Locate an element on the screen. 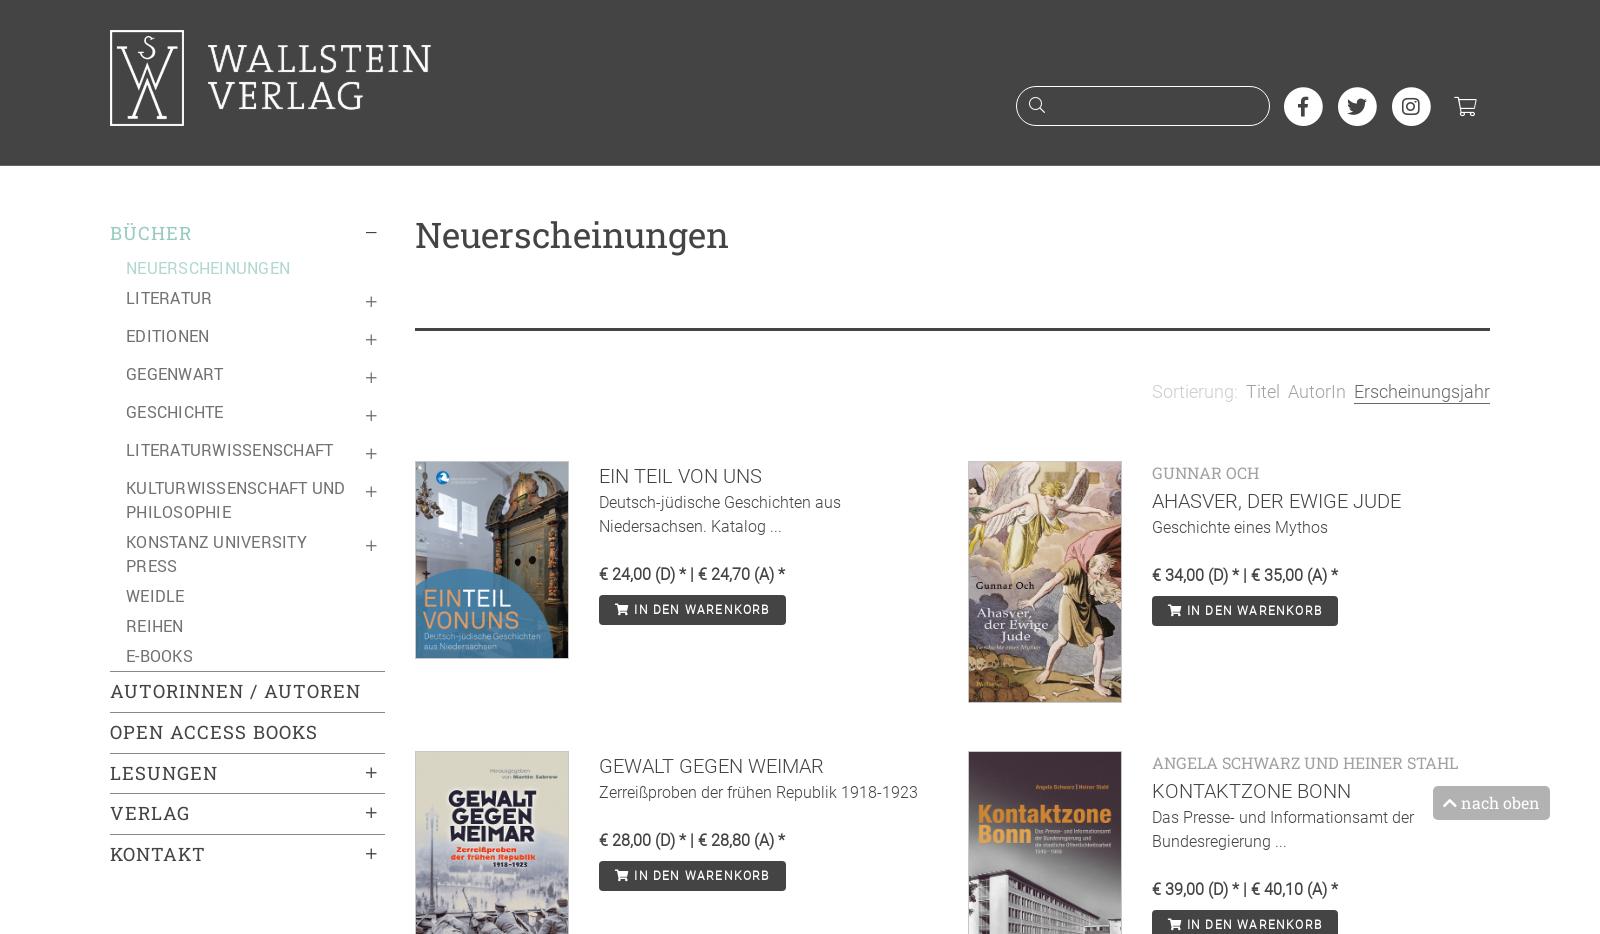 The width and height of the screenshot is (1600, 934). 'E-Books' is located at coordinates (158, 655).